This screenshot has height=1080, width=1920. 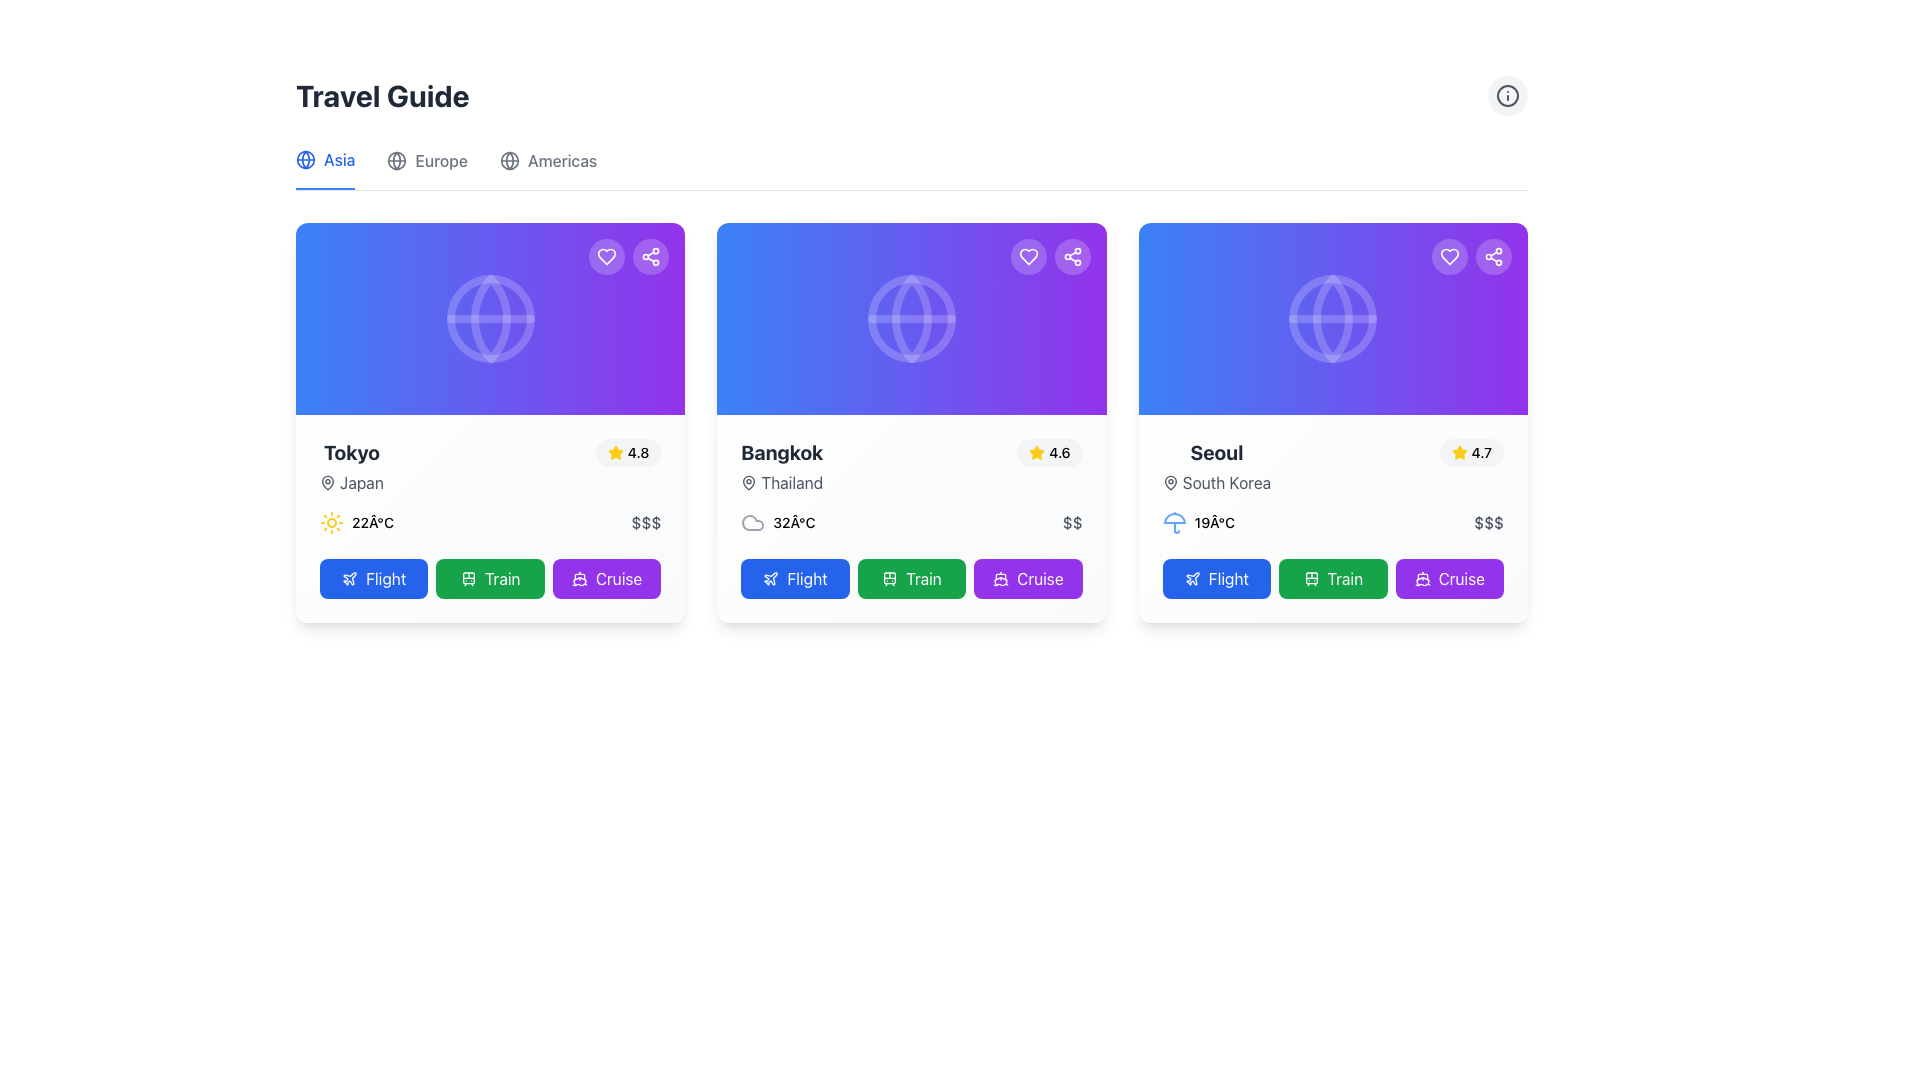 I want to click on text label displaying 'Seoul' which is styled in bold, extra-large, dark gray font, located in the third column of the grid and centered above 'South Korea', so click(x=1215, y=452).